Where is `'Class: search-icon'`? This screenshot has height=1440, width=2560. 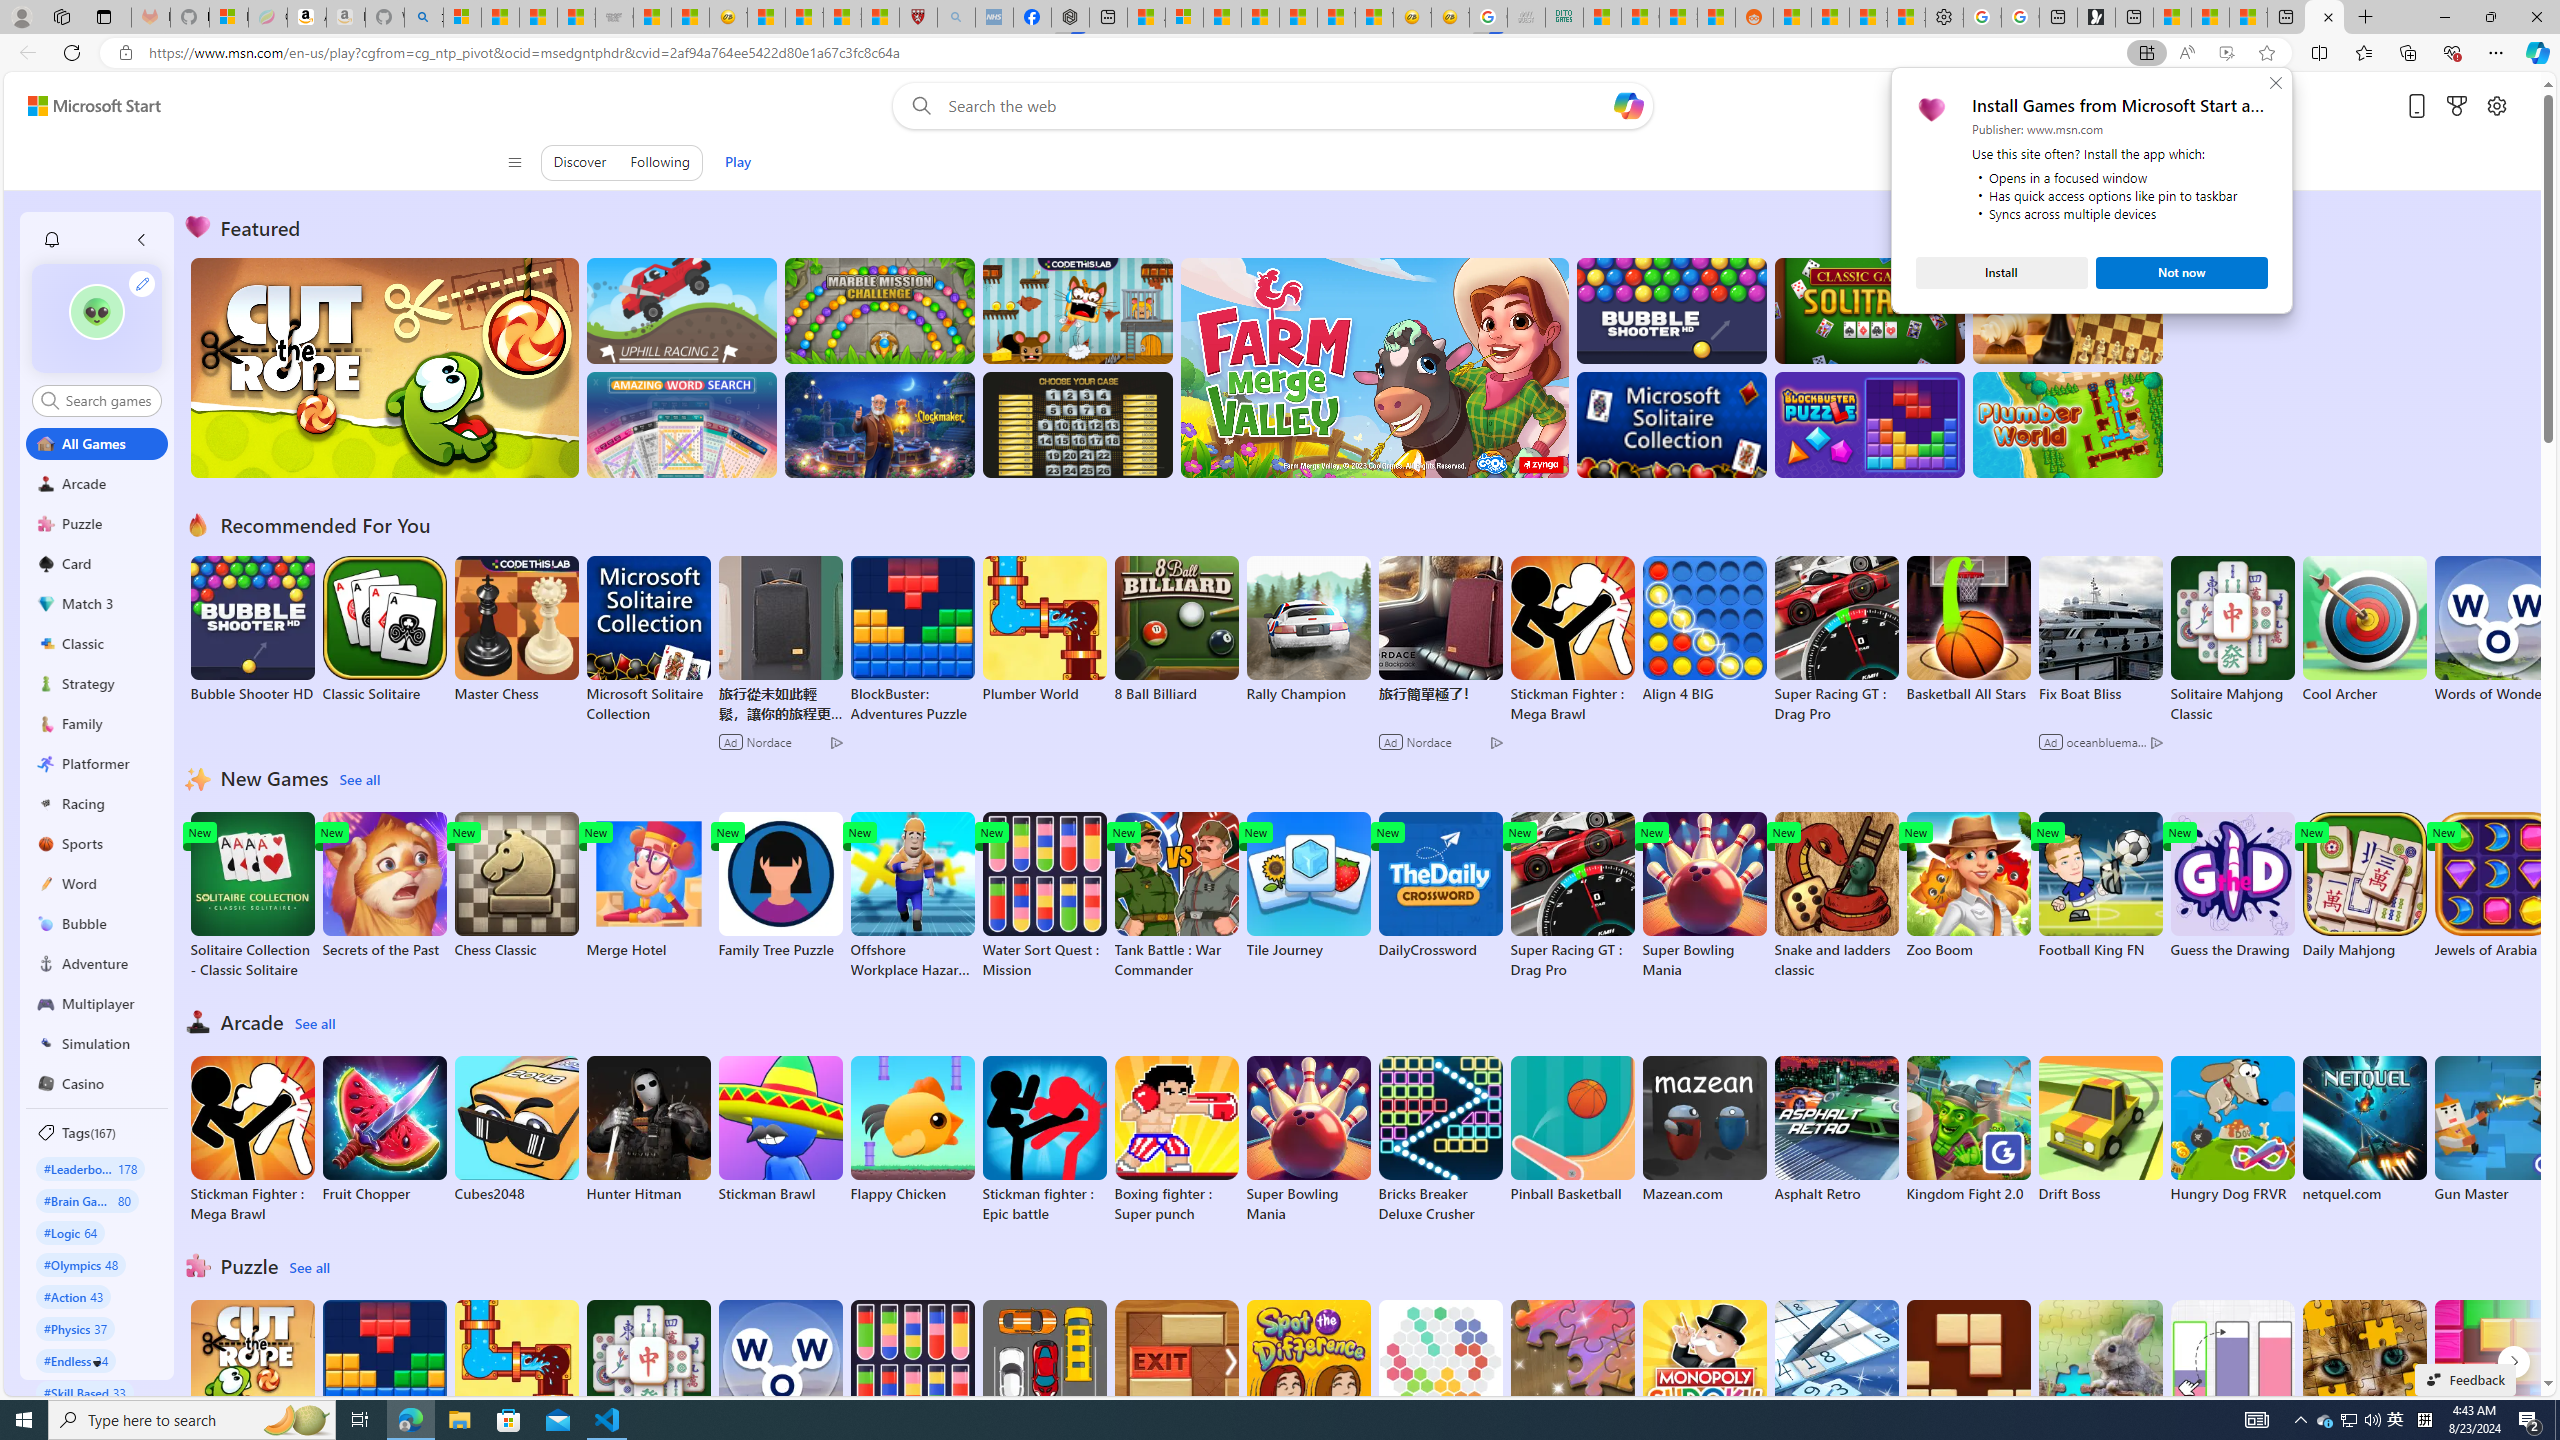
'Class: search-icon' is located at coordinates (48, 399).